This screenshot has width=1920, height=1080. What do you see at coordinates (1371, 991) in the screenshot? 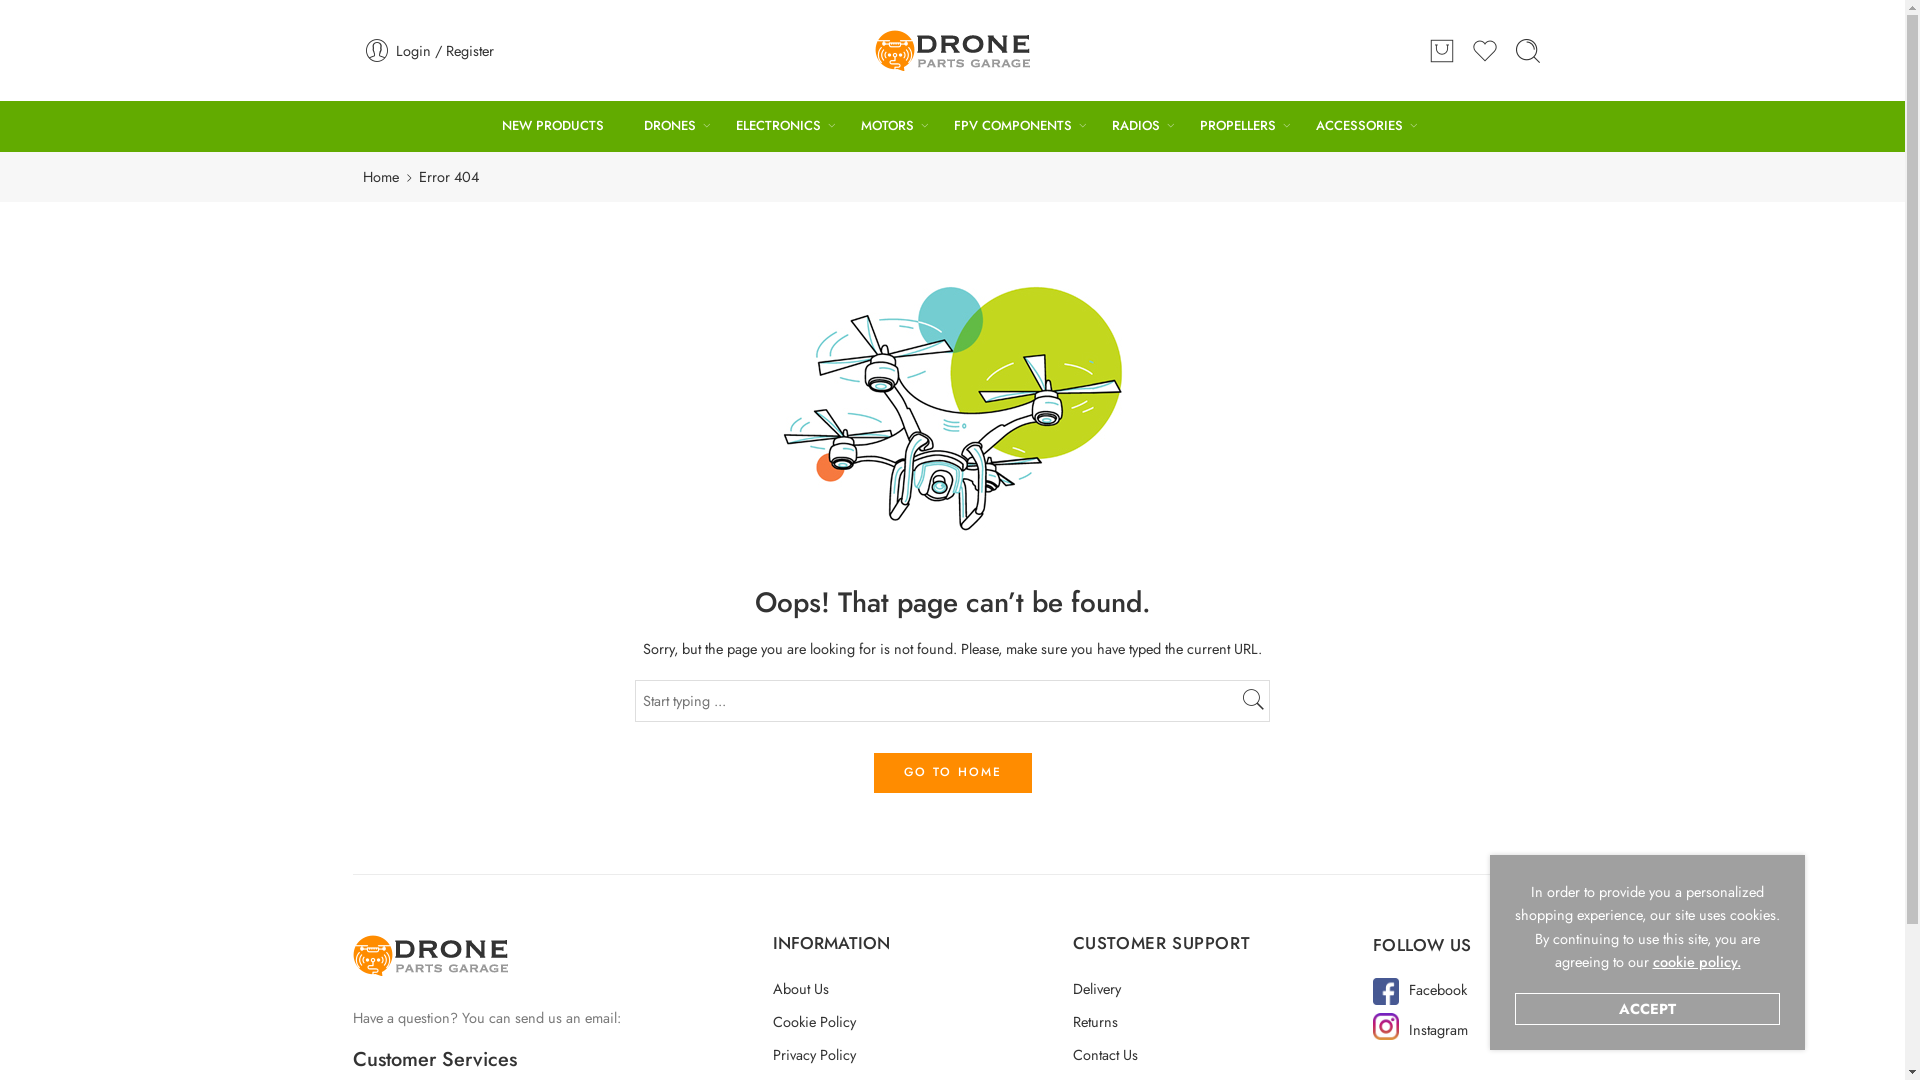
I see `'facebook'` at bounding box center [1371, 991].